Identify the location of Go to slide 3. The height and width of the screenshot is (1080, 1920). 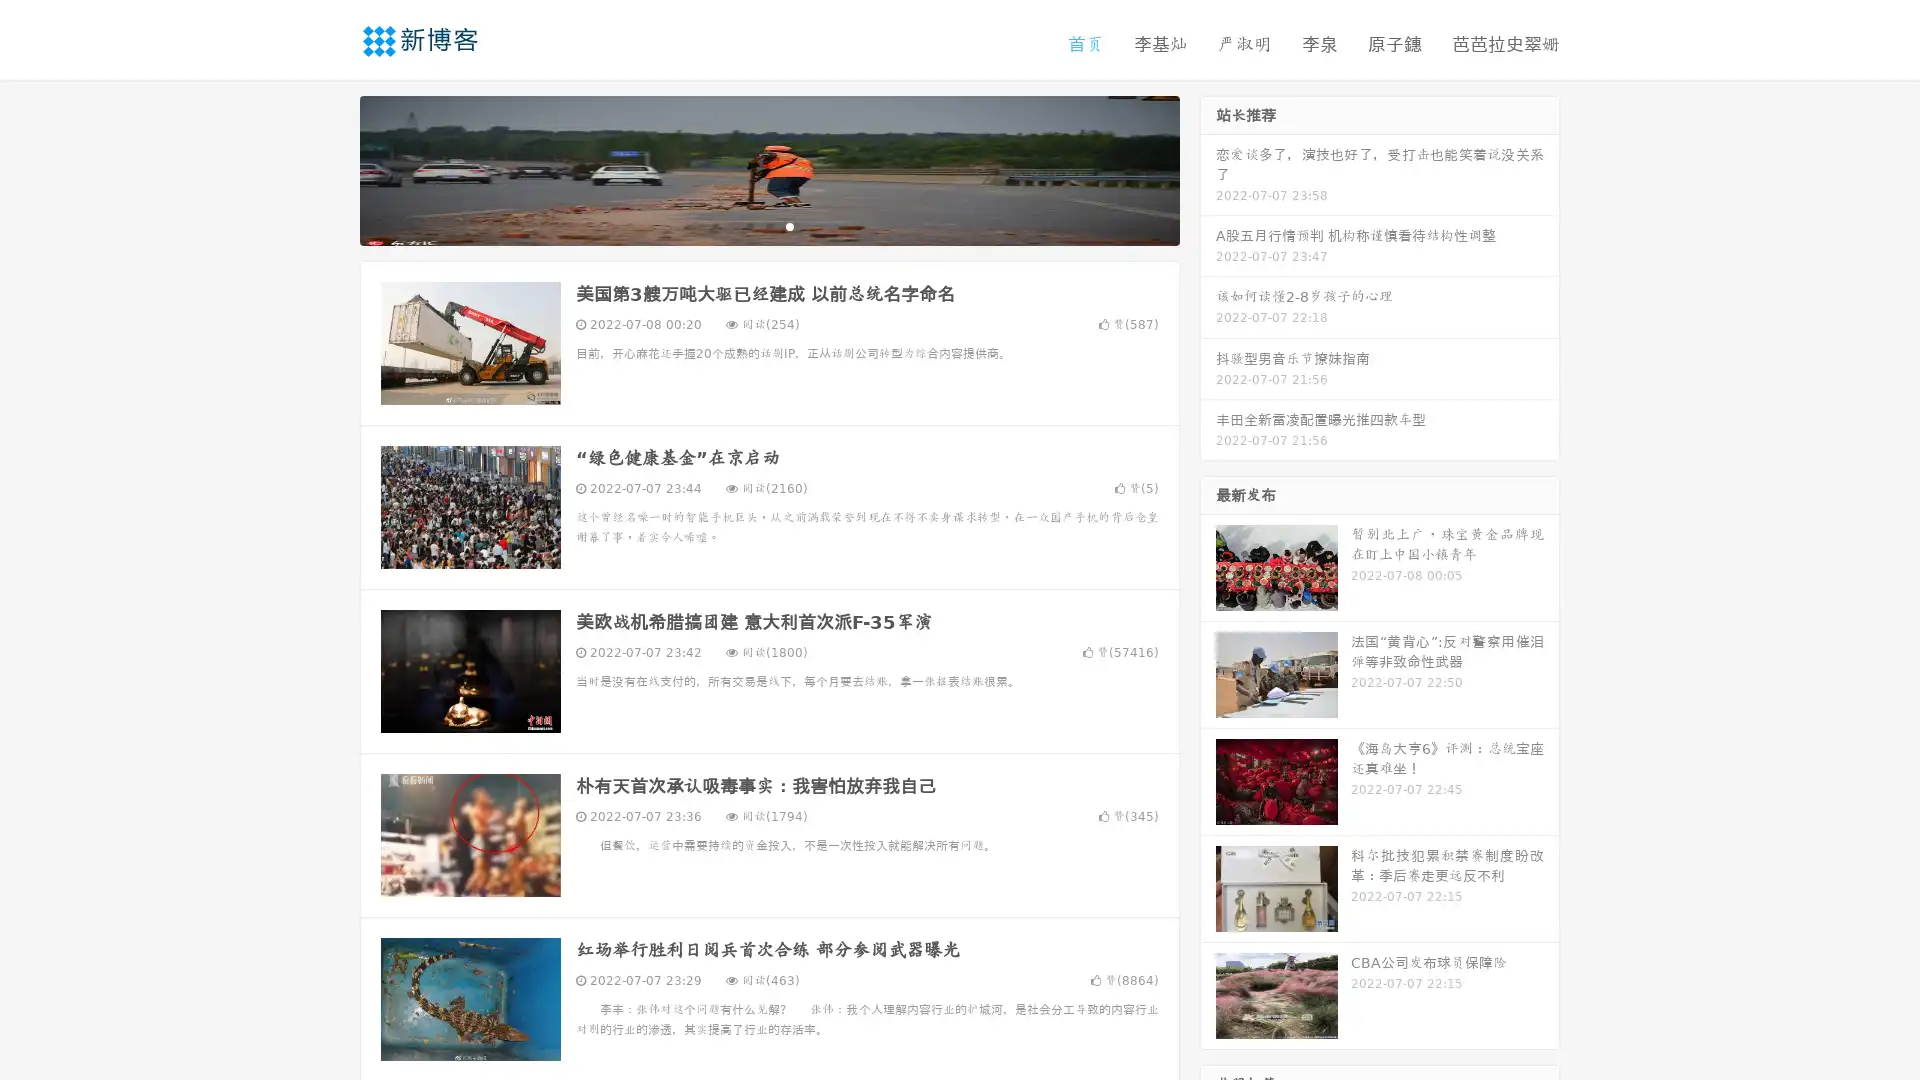
(789, 225).